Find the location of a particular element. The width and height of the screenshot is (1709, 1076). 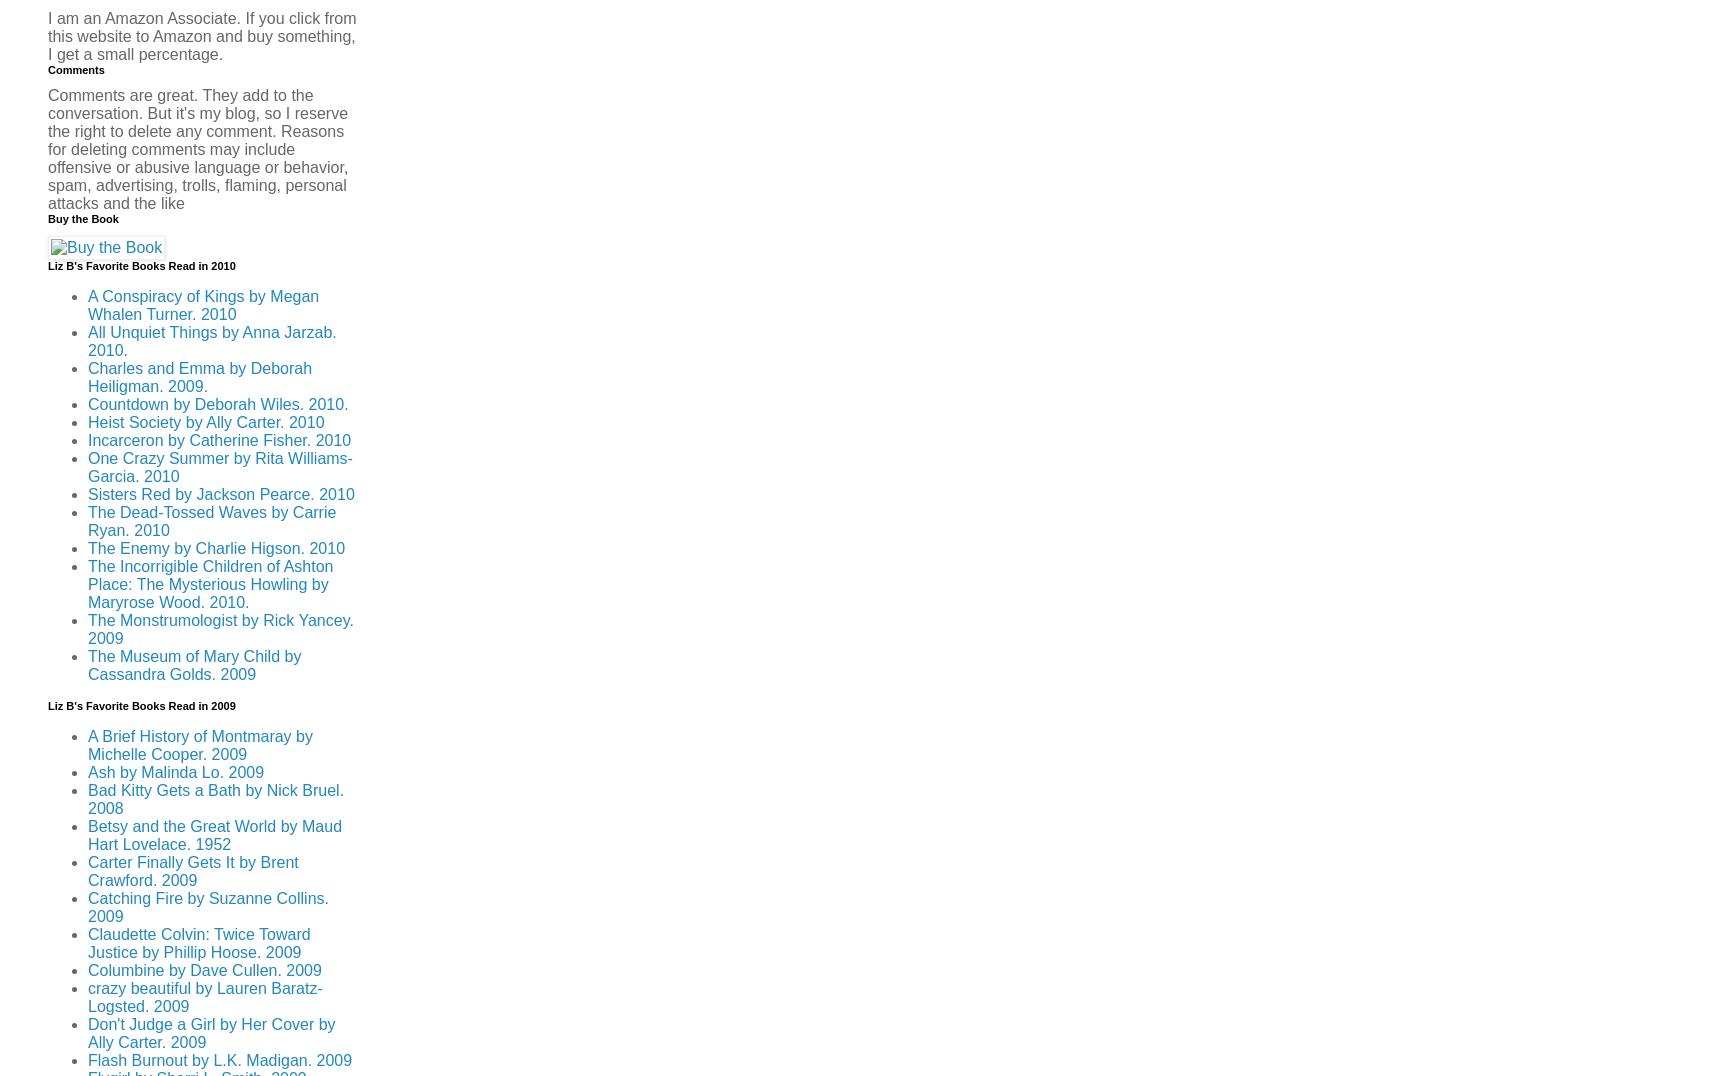

'Liz B's Favorite Books Read in 2009' is located at coordinates (47, 705).